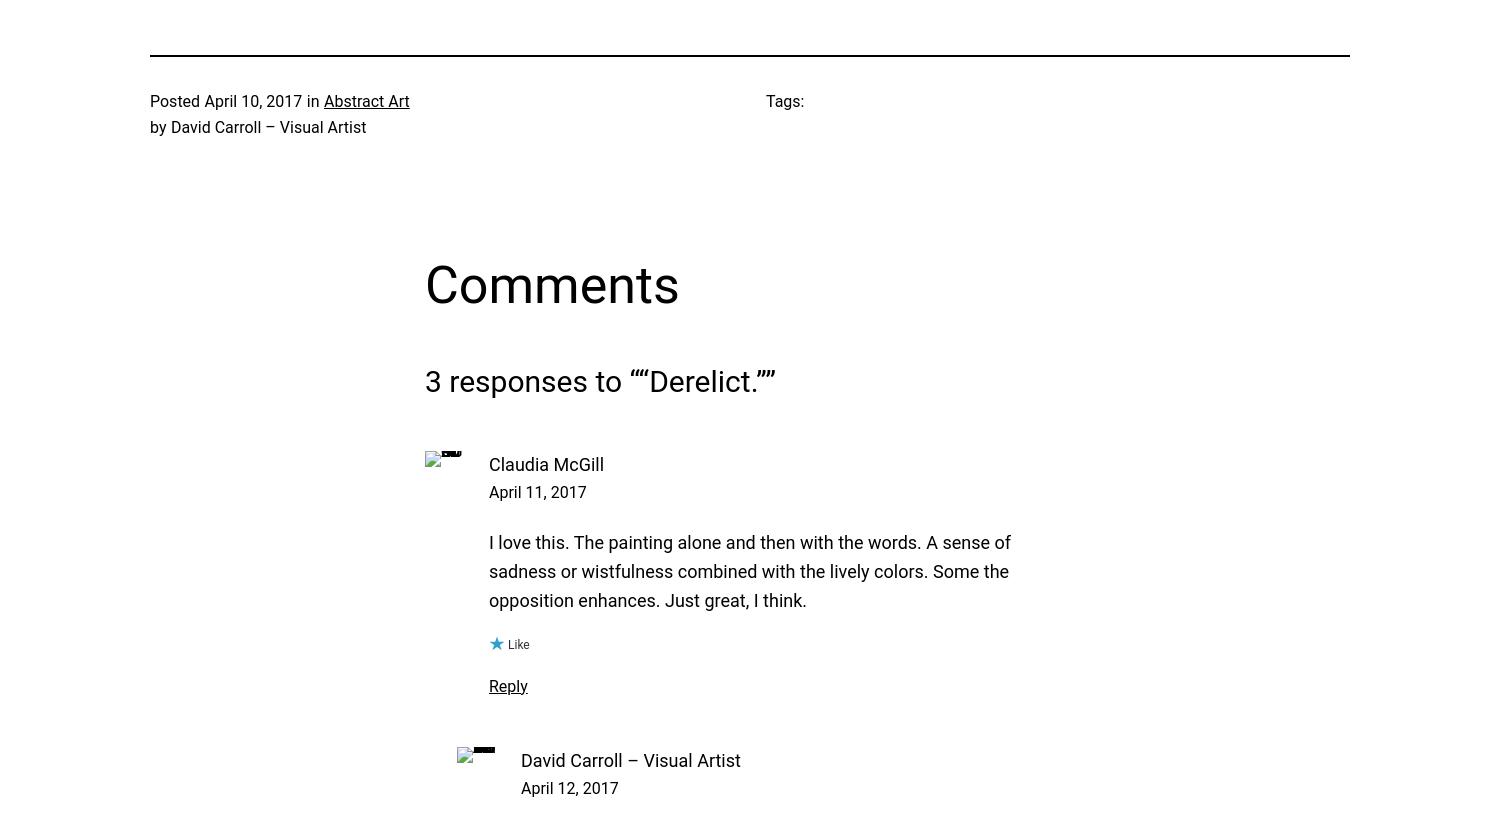 Image resolution: width=1500 pixels, height=816 pixels. I want to click on 'Reply', so click(508, 684).